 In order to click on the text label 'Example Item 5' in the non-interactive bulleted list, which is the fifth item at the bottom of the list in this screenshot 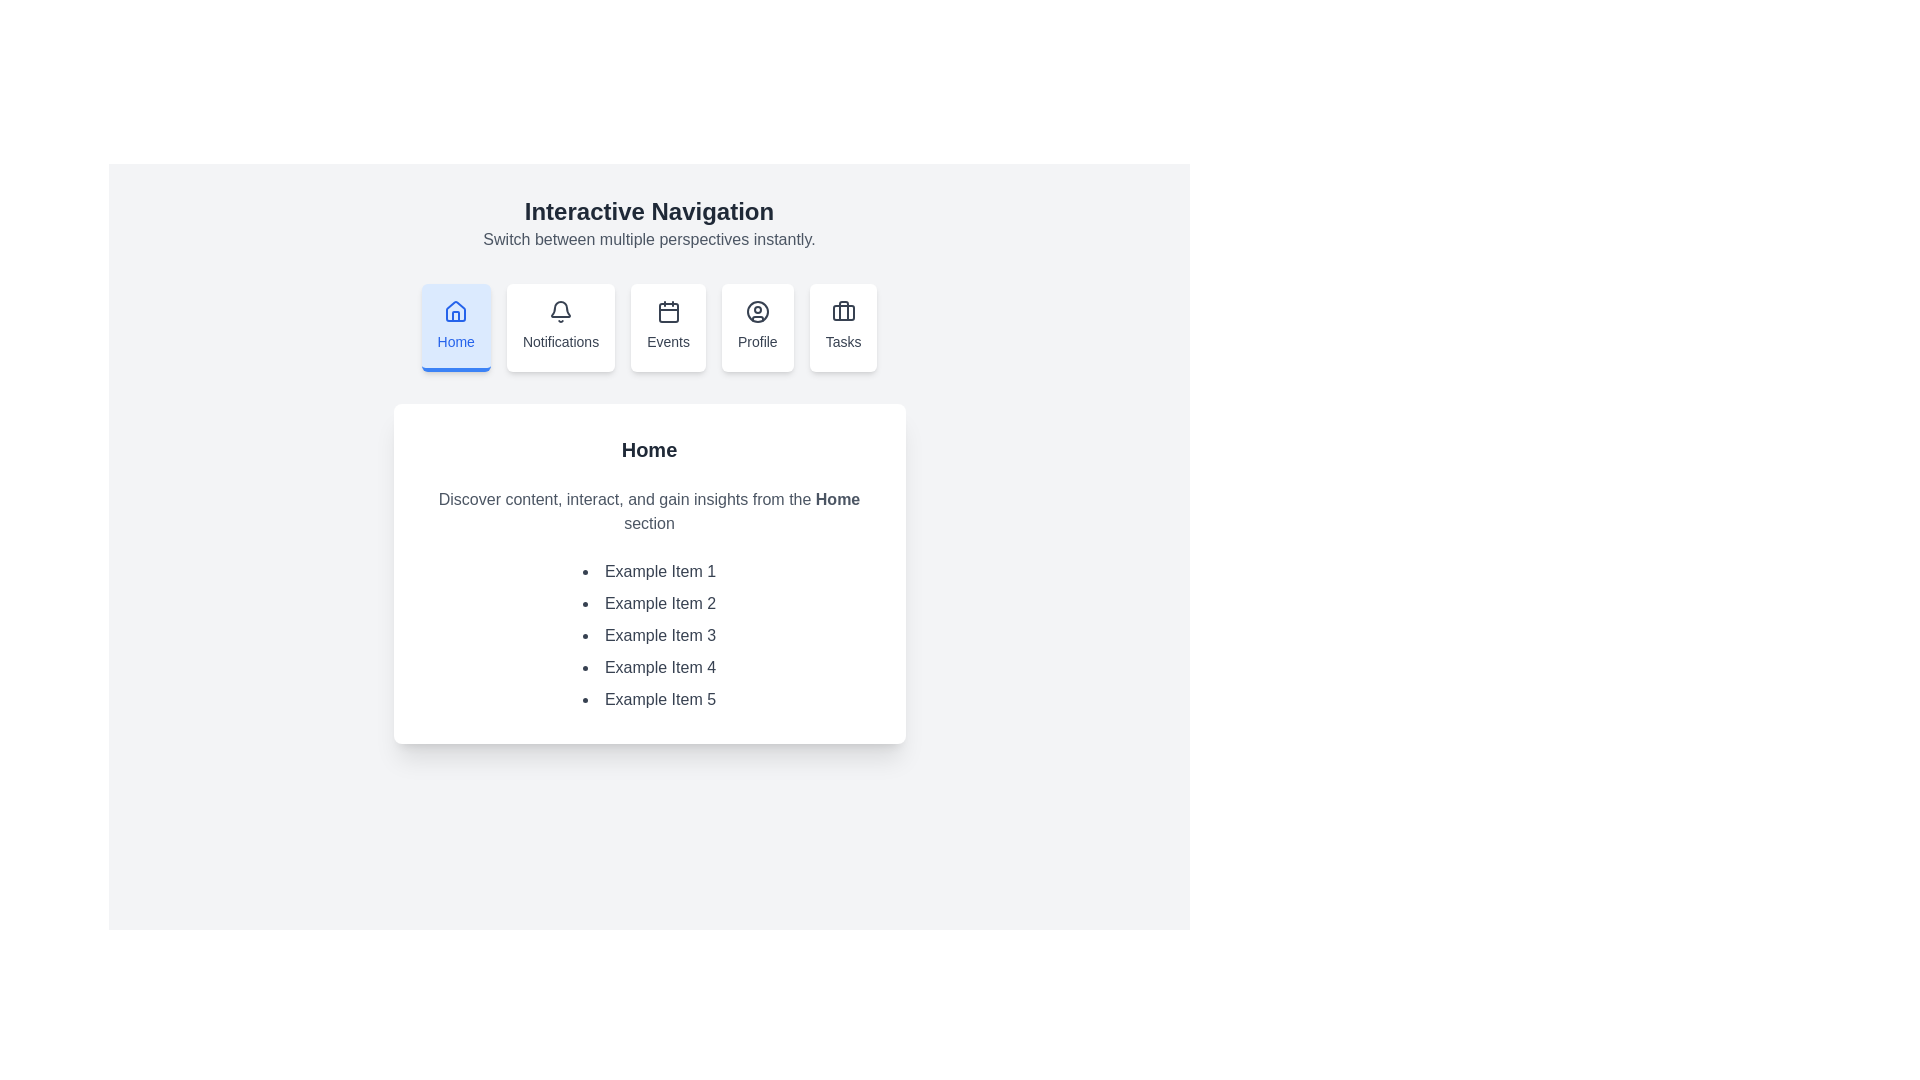, I will do `click(649, 698)`.